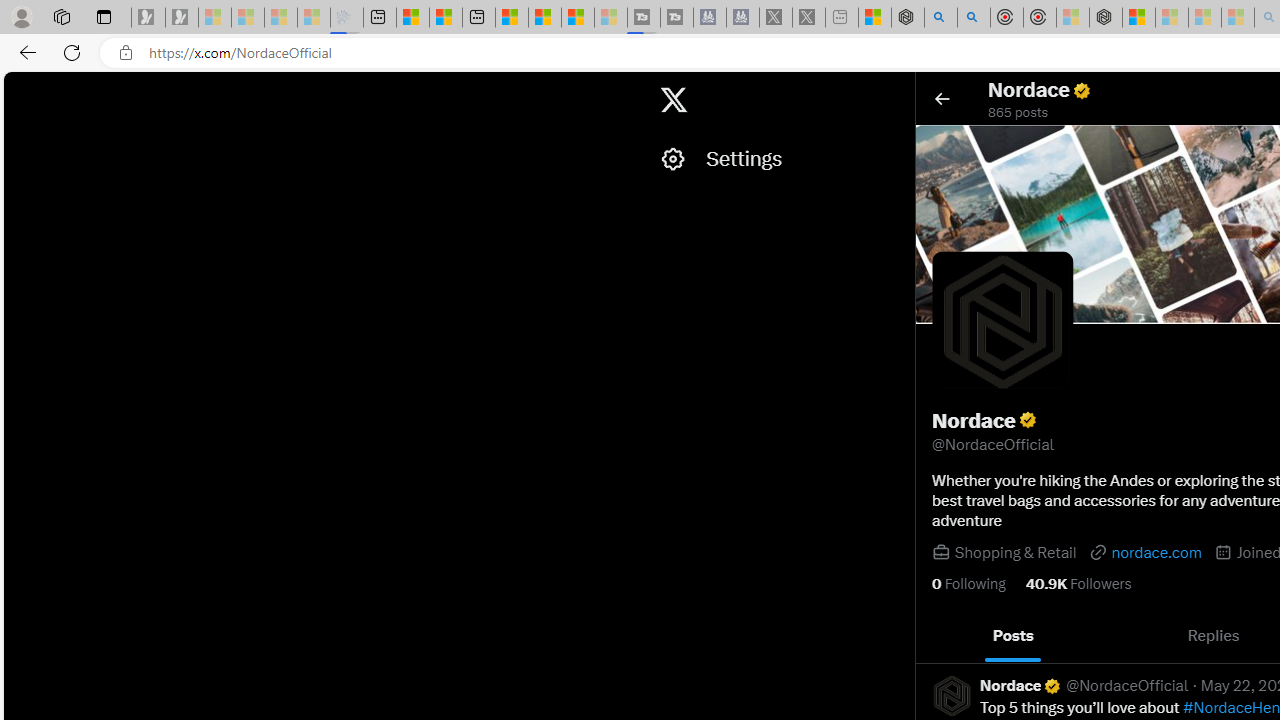 The height and width of the screenshot is (720, 1280). Describe the element at coordinates (776, 158) in the screenshot. I see `'Settings'` at that location.